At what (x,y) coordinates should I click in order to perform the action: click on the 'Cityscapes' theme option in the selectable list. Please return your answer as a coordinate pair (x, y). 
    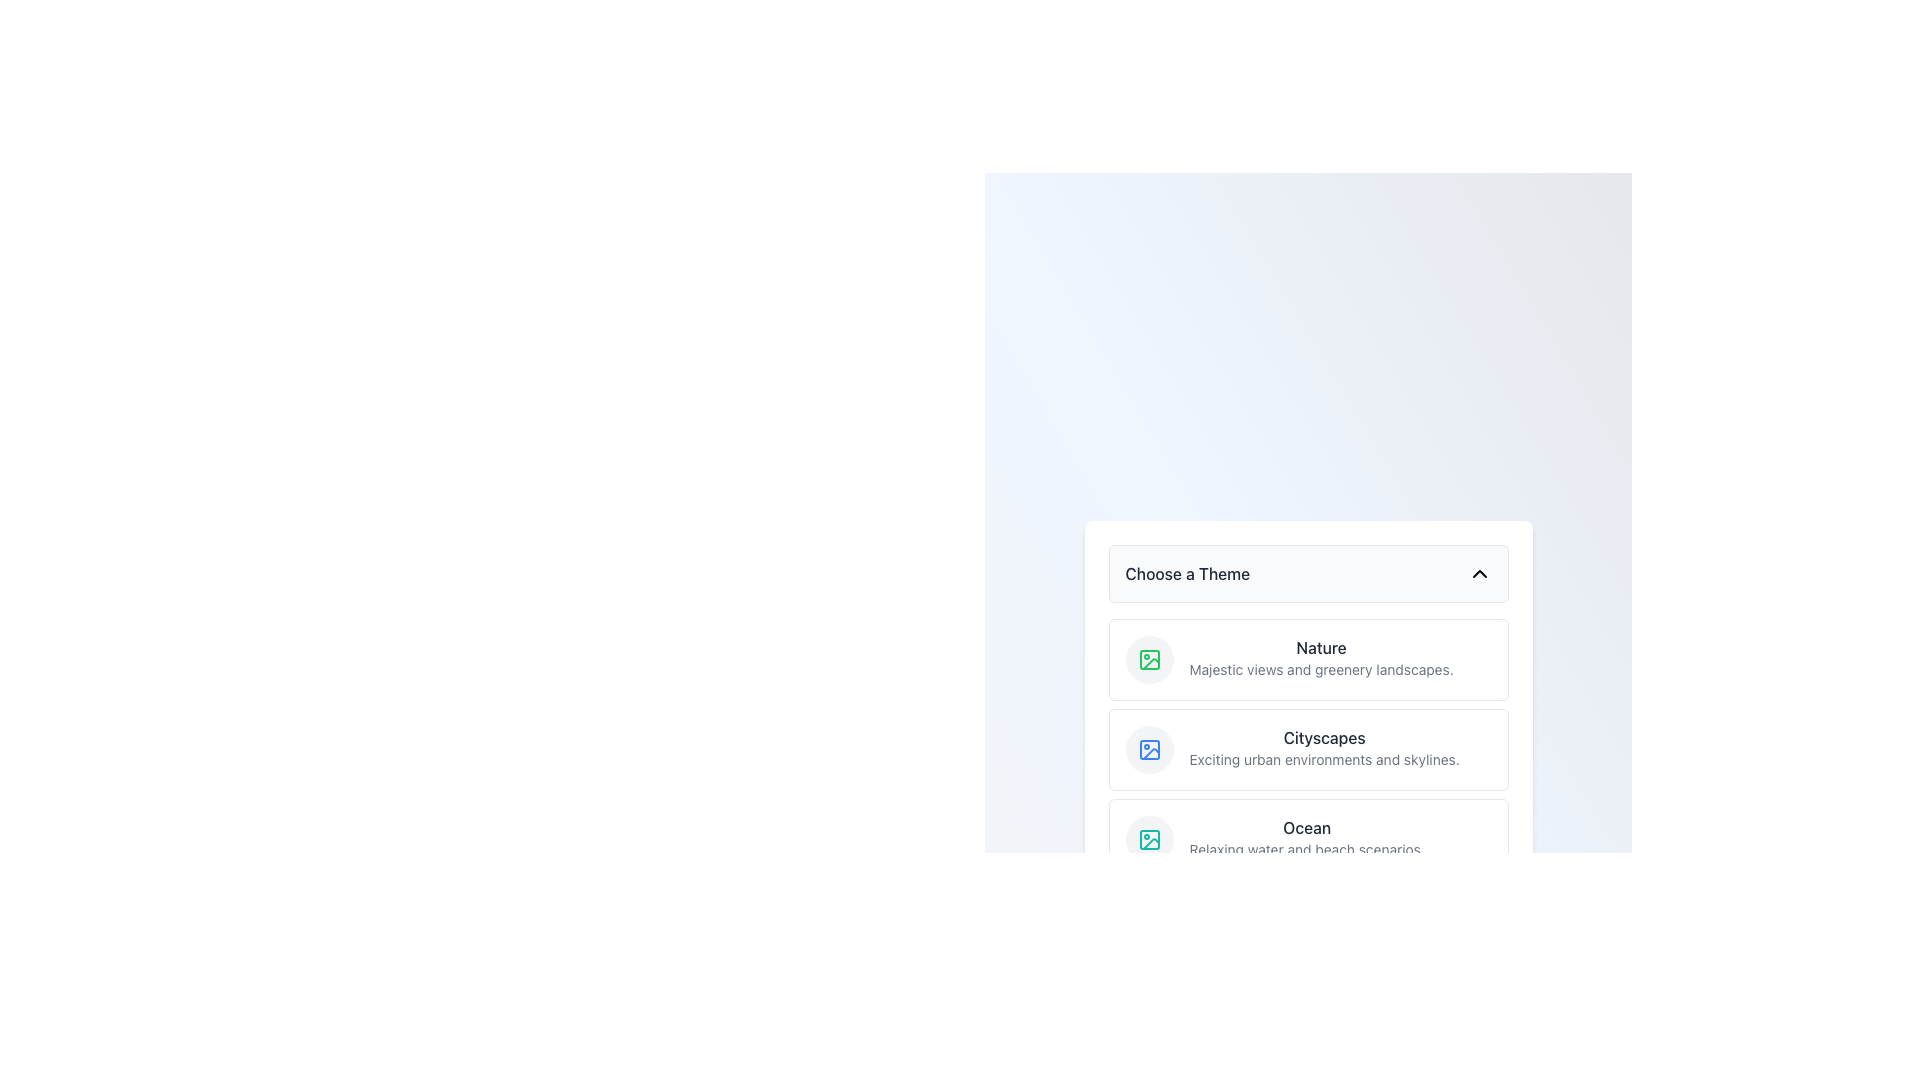
    Looking at the image, I should click on (1292, 749).